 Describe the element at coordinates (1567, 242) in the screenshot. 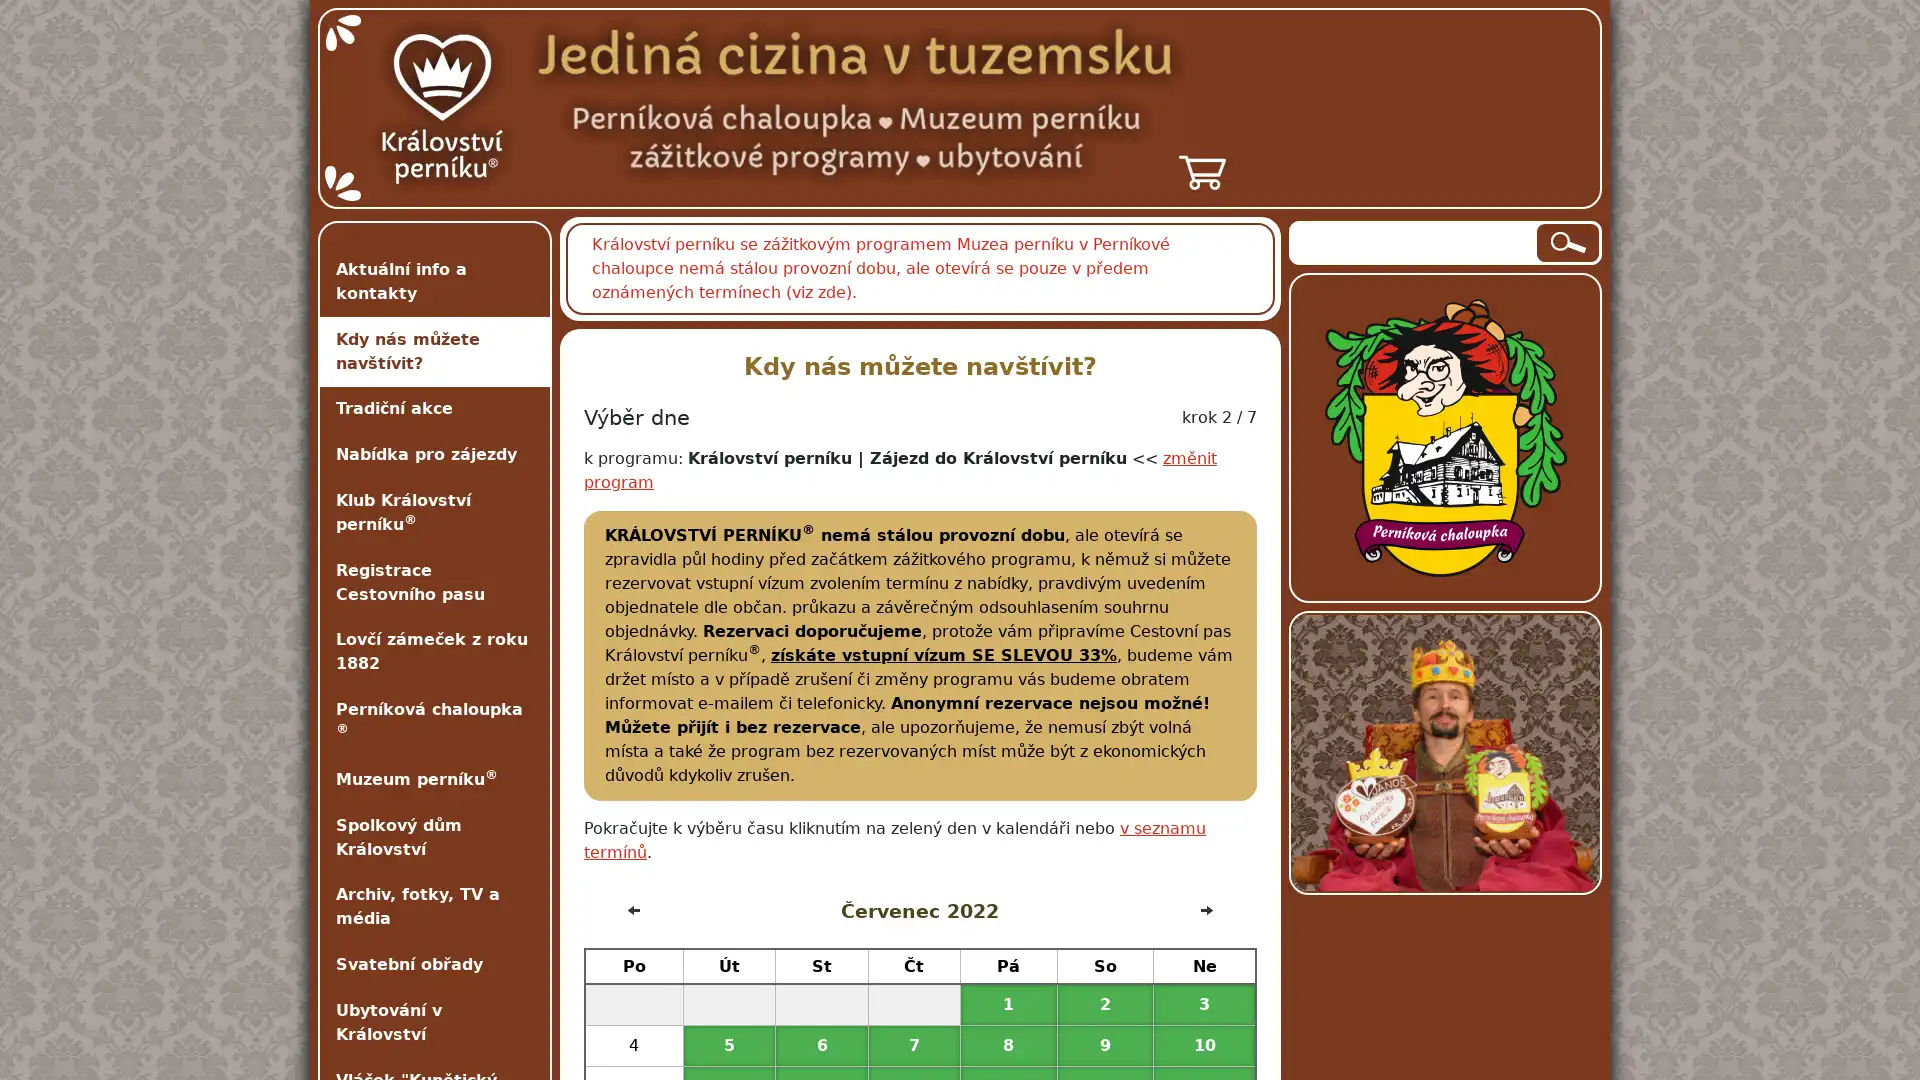

I see `Hledat` at that location.